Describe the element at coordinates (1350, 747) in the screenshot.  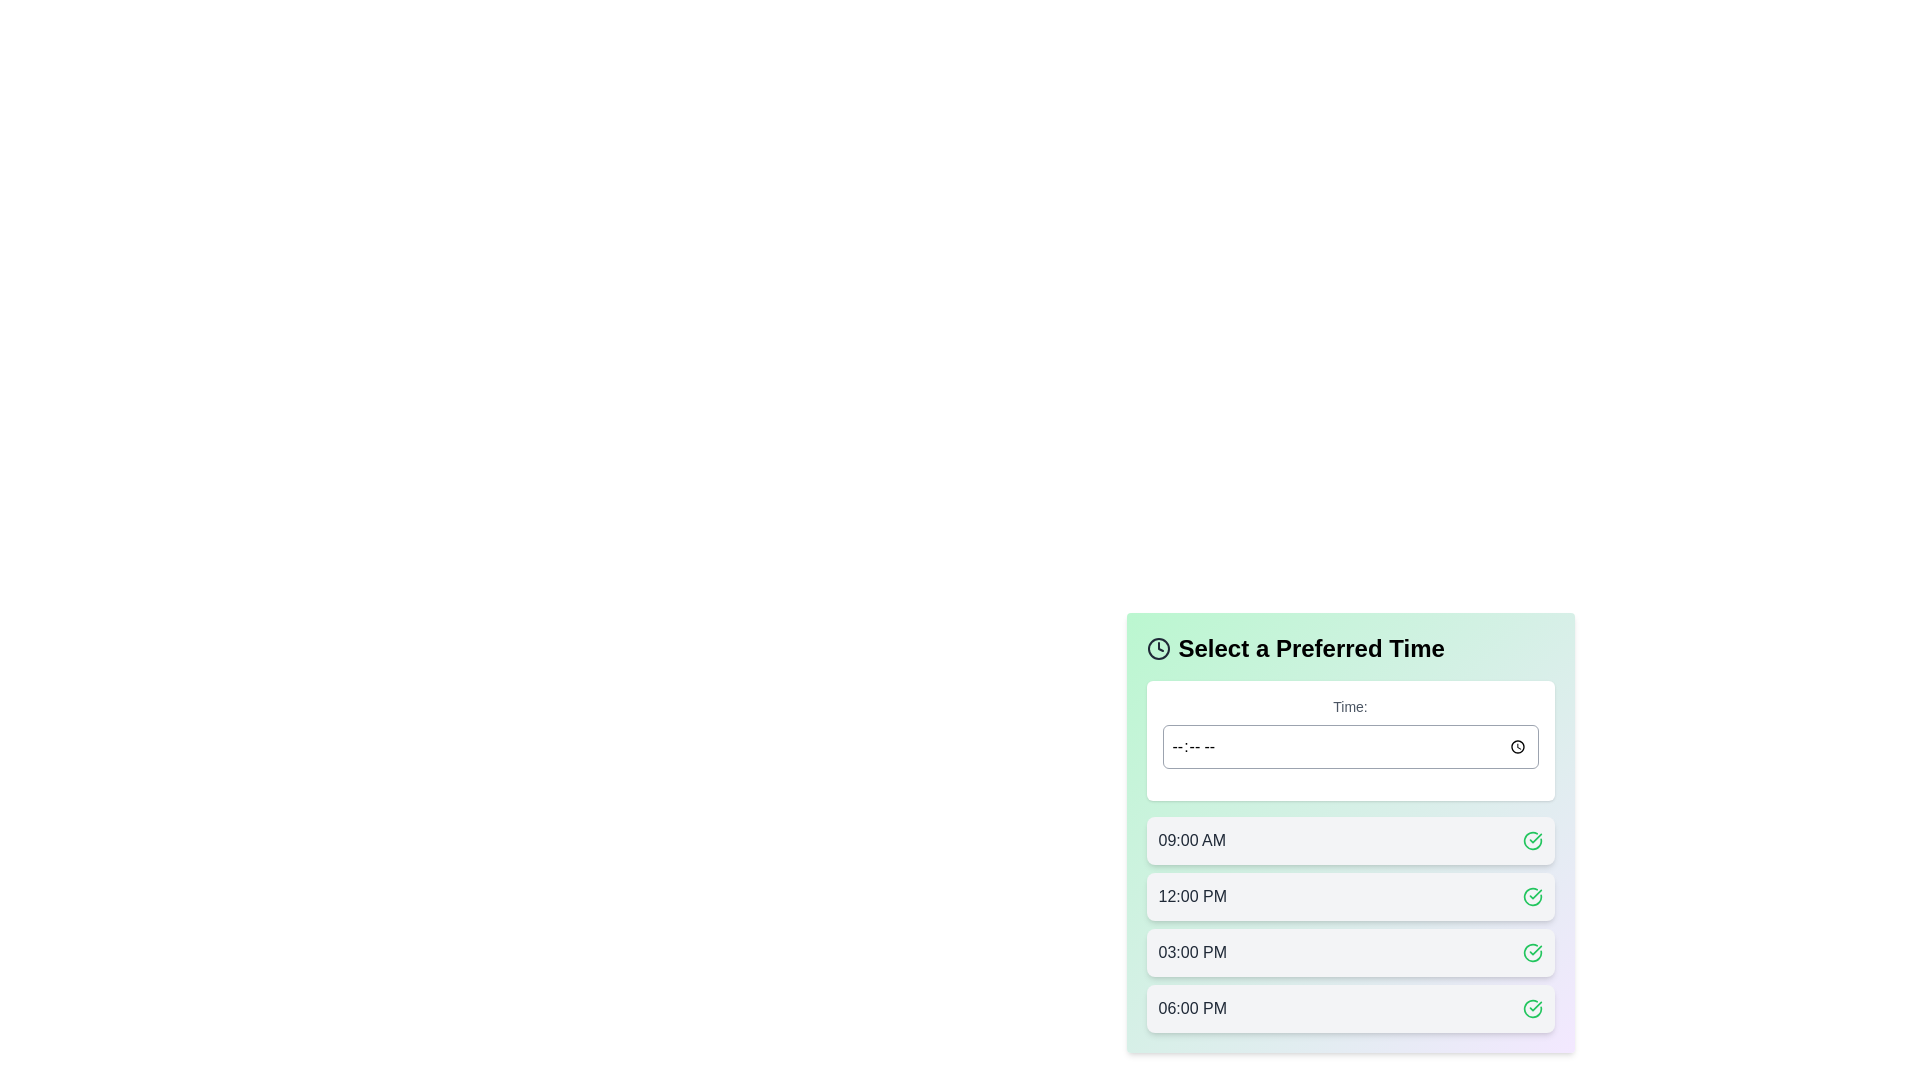
I see `the Time input field, which is a rectangular field with a clock icon on the right and a placeholder for time selection` at that location.